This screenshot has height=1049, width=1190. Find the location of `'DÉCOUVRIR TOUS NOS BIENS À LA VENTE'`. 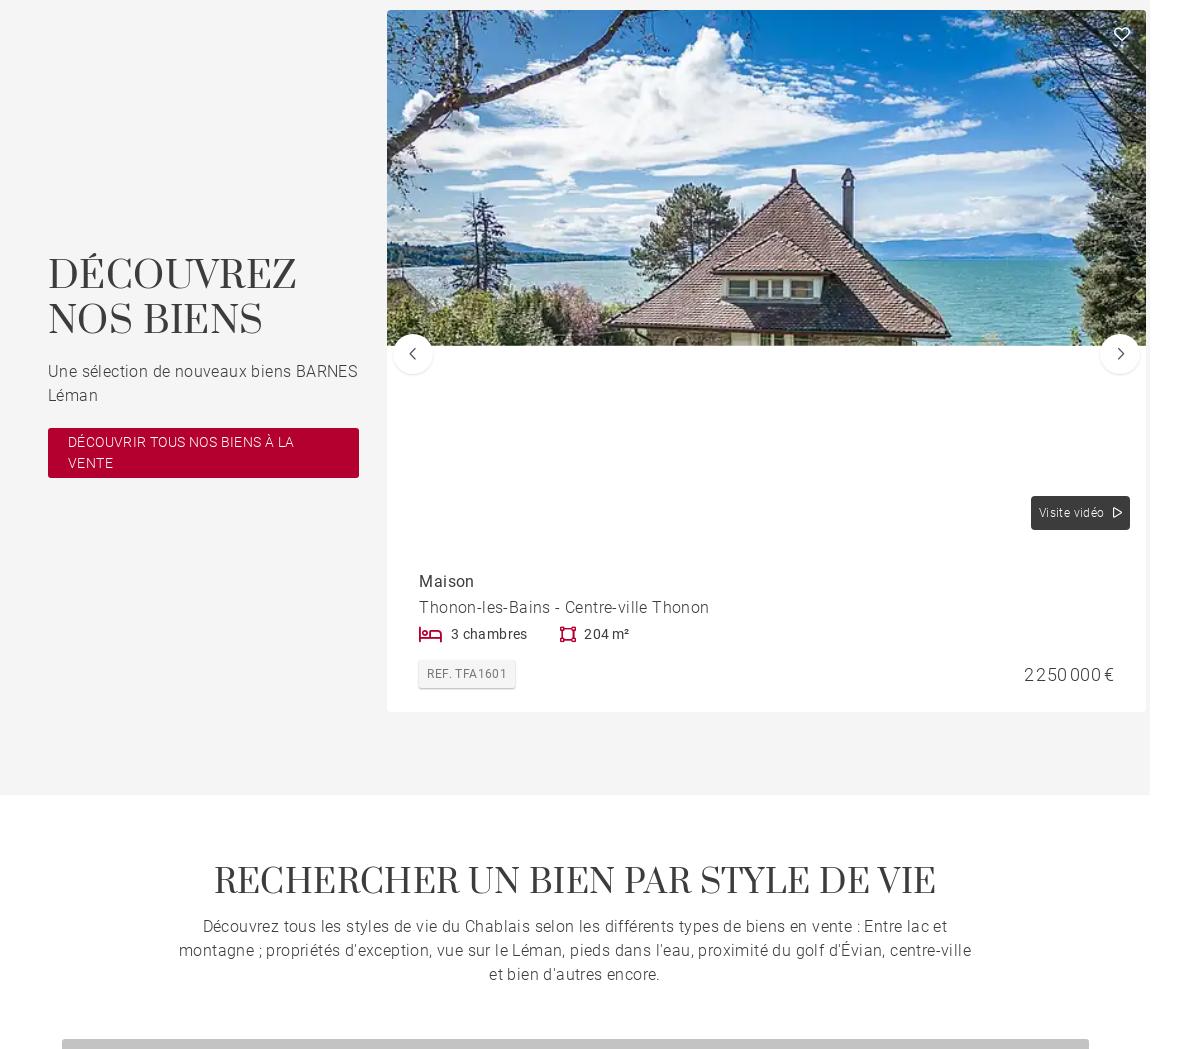

'DÉCOUVRIR TOUS NOS BIENS À LA VENTE' is located at coordinates (179, 452).